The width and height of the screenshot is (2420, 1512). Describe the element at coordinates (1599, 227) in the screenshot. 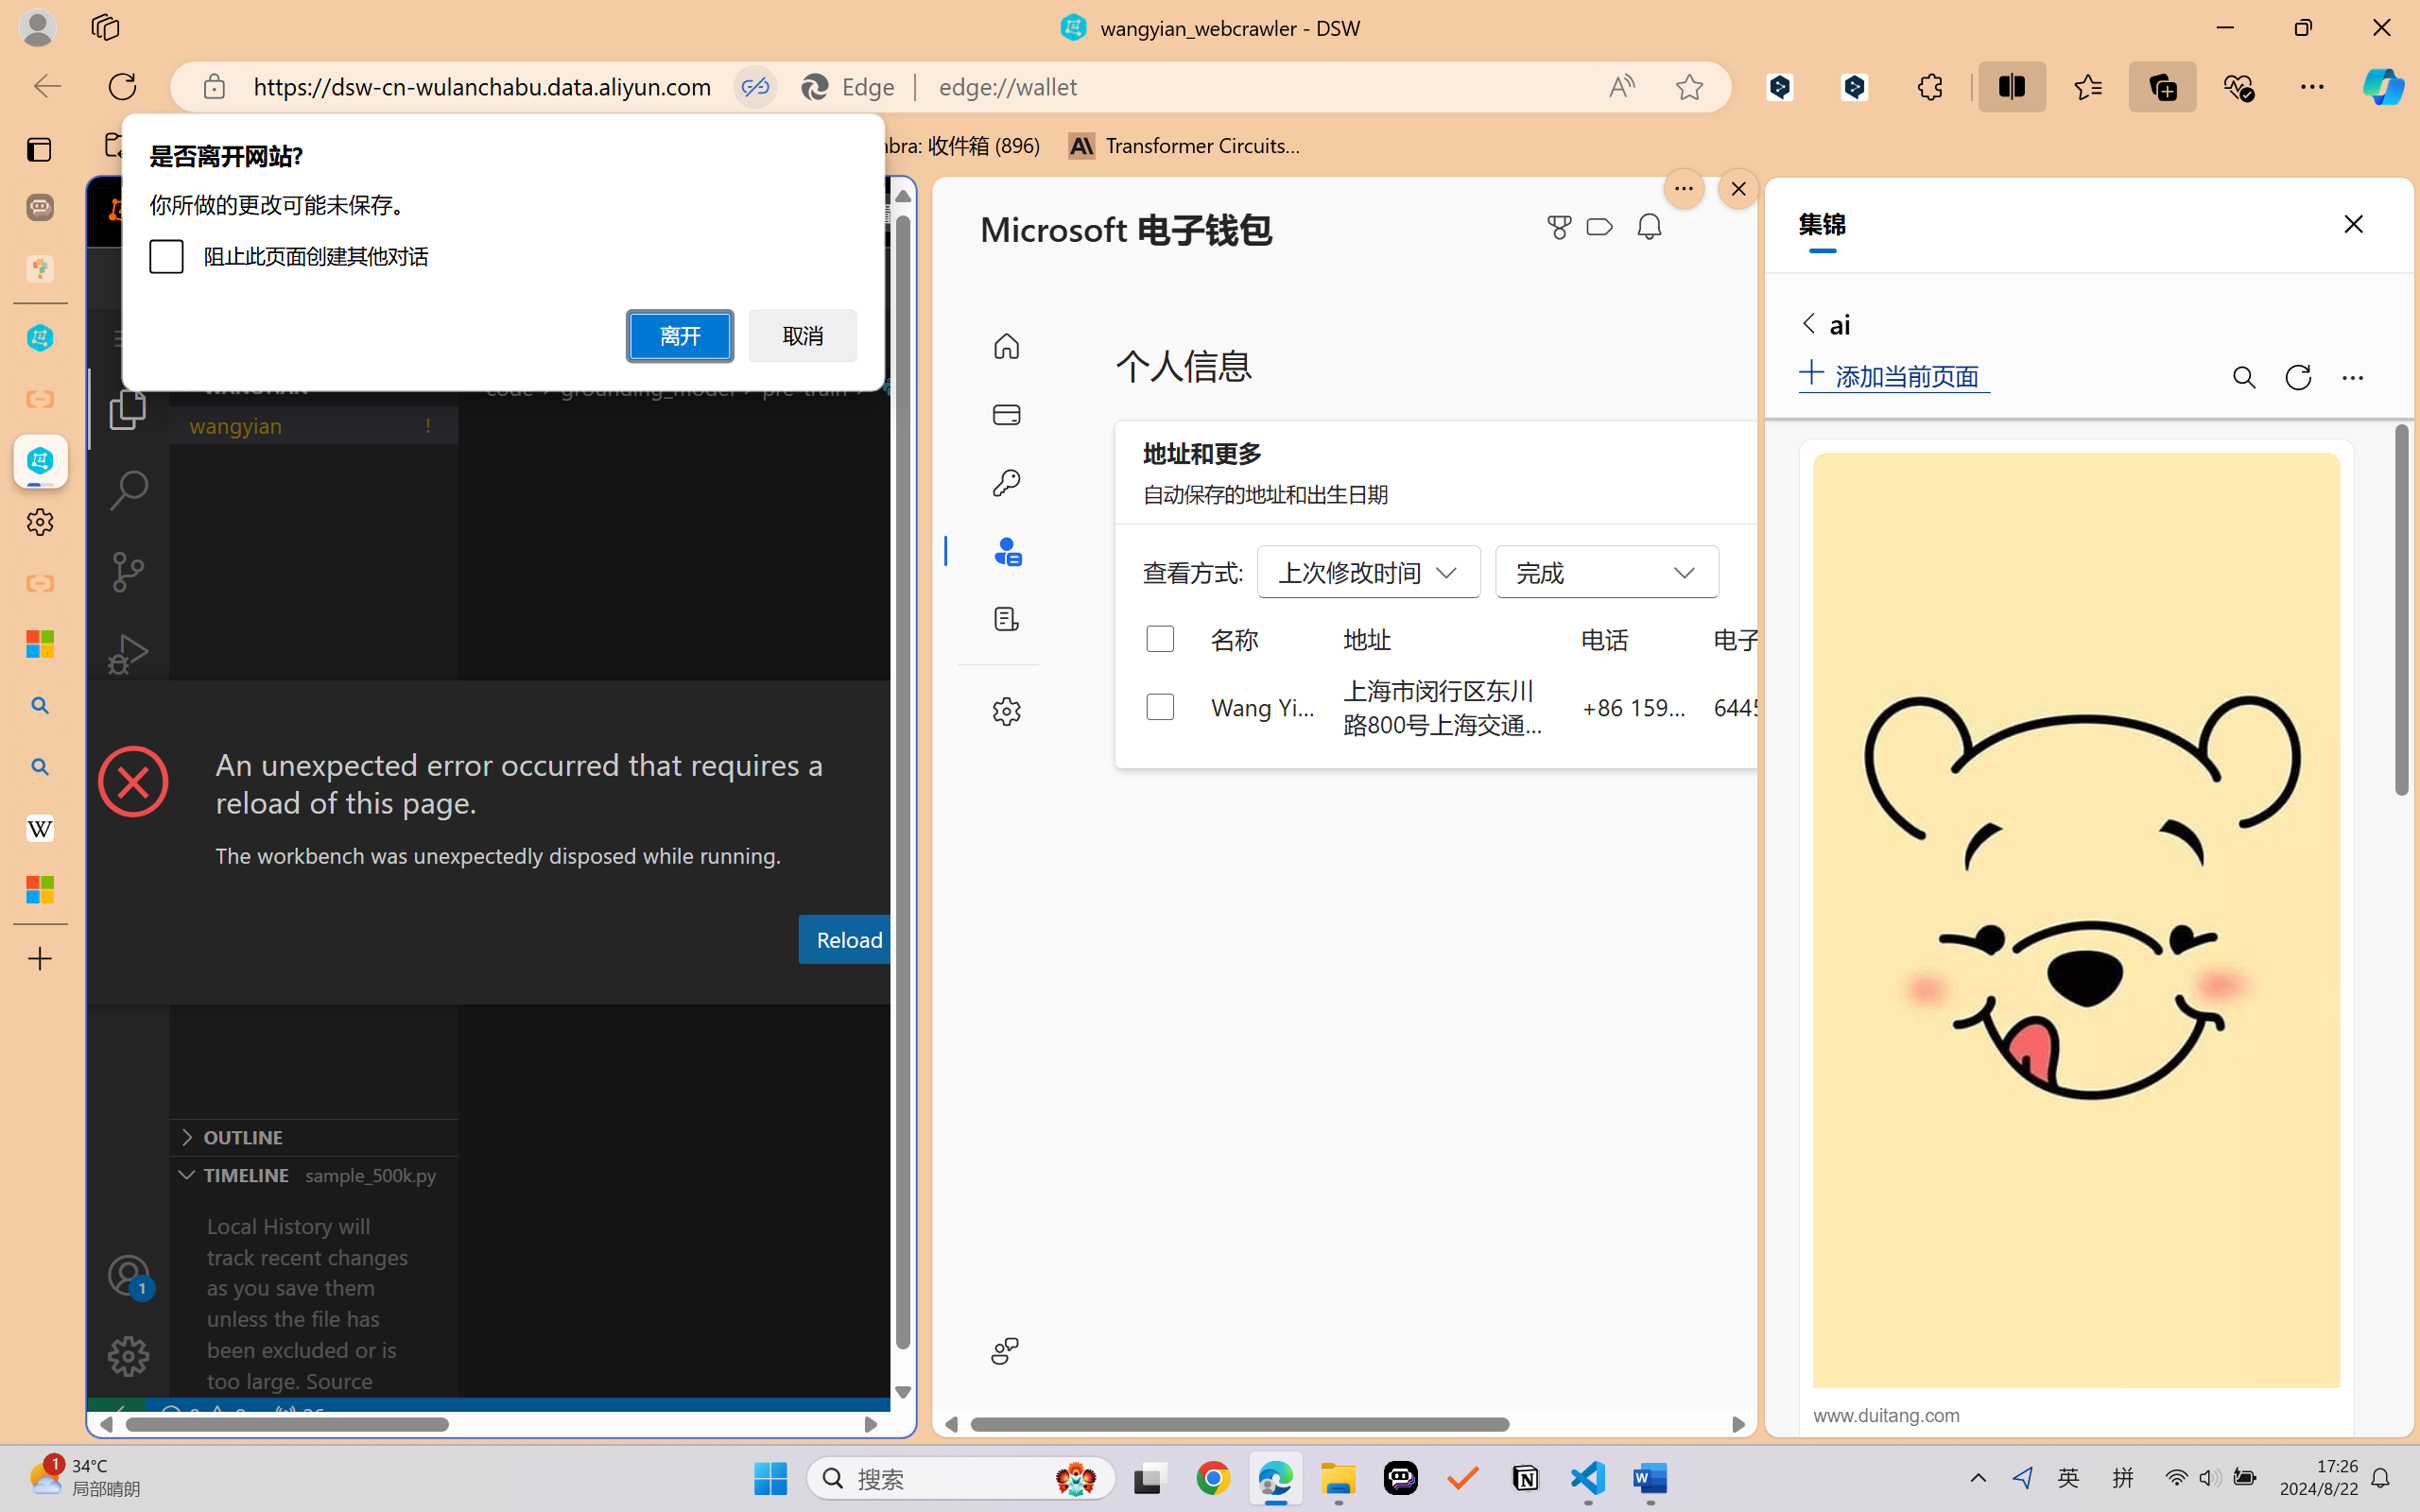

I see `'Class: ___1lmltc5 f1agt3bx f12qytpq'` at that location.